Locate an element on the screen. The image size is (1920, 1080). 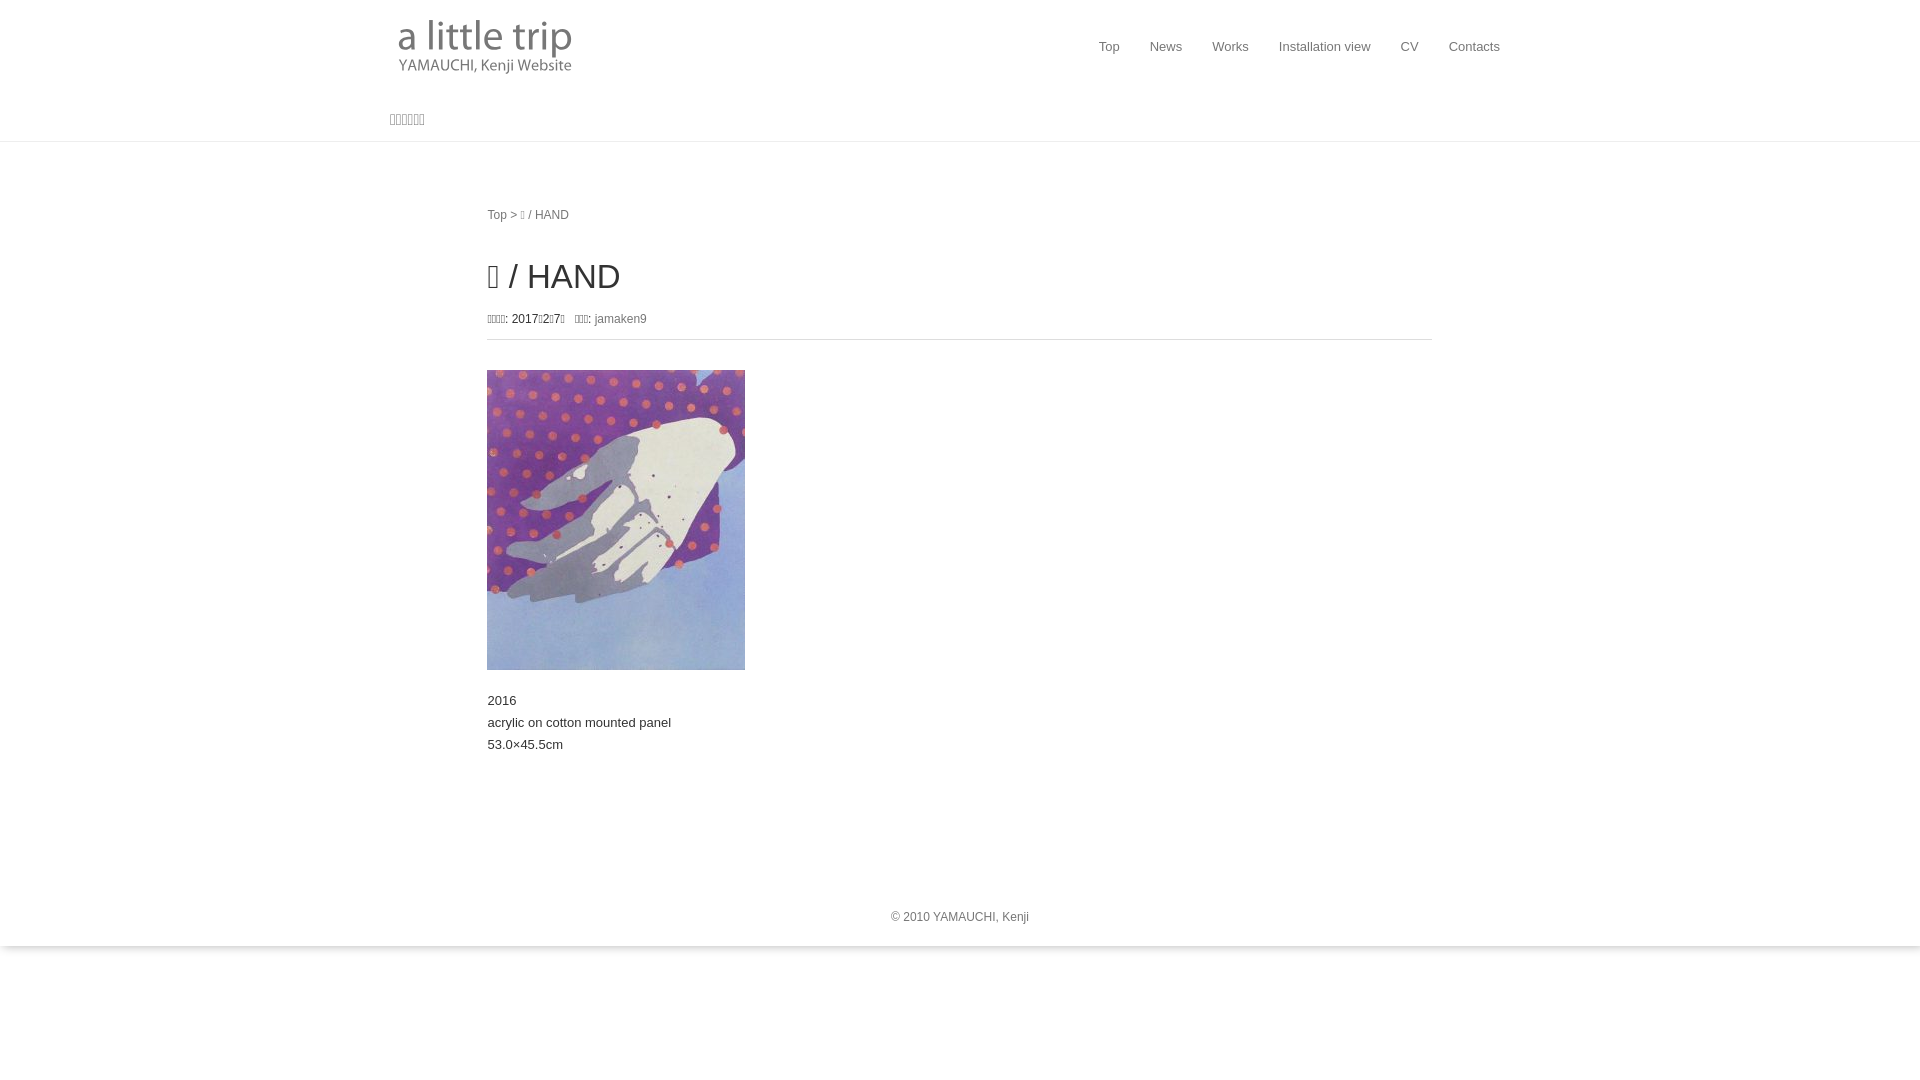
'Top' is located at coordinates (496, 215).